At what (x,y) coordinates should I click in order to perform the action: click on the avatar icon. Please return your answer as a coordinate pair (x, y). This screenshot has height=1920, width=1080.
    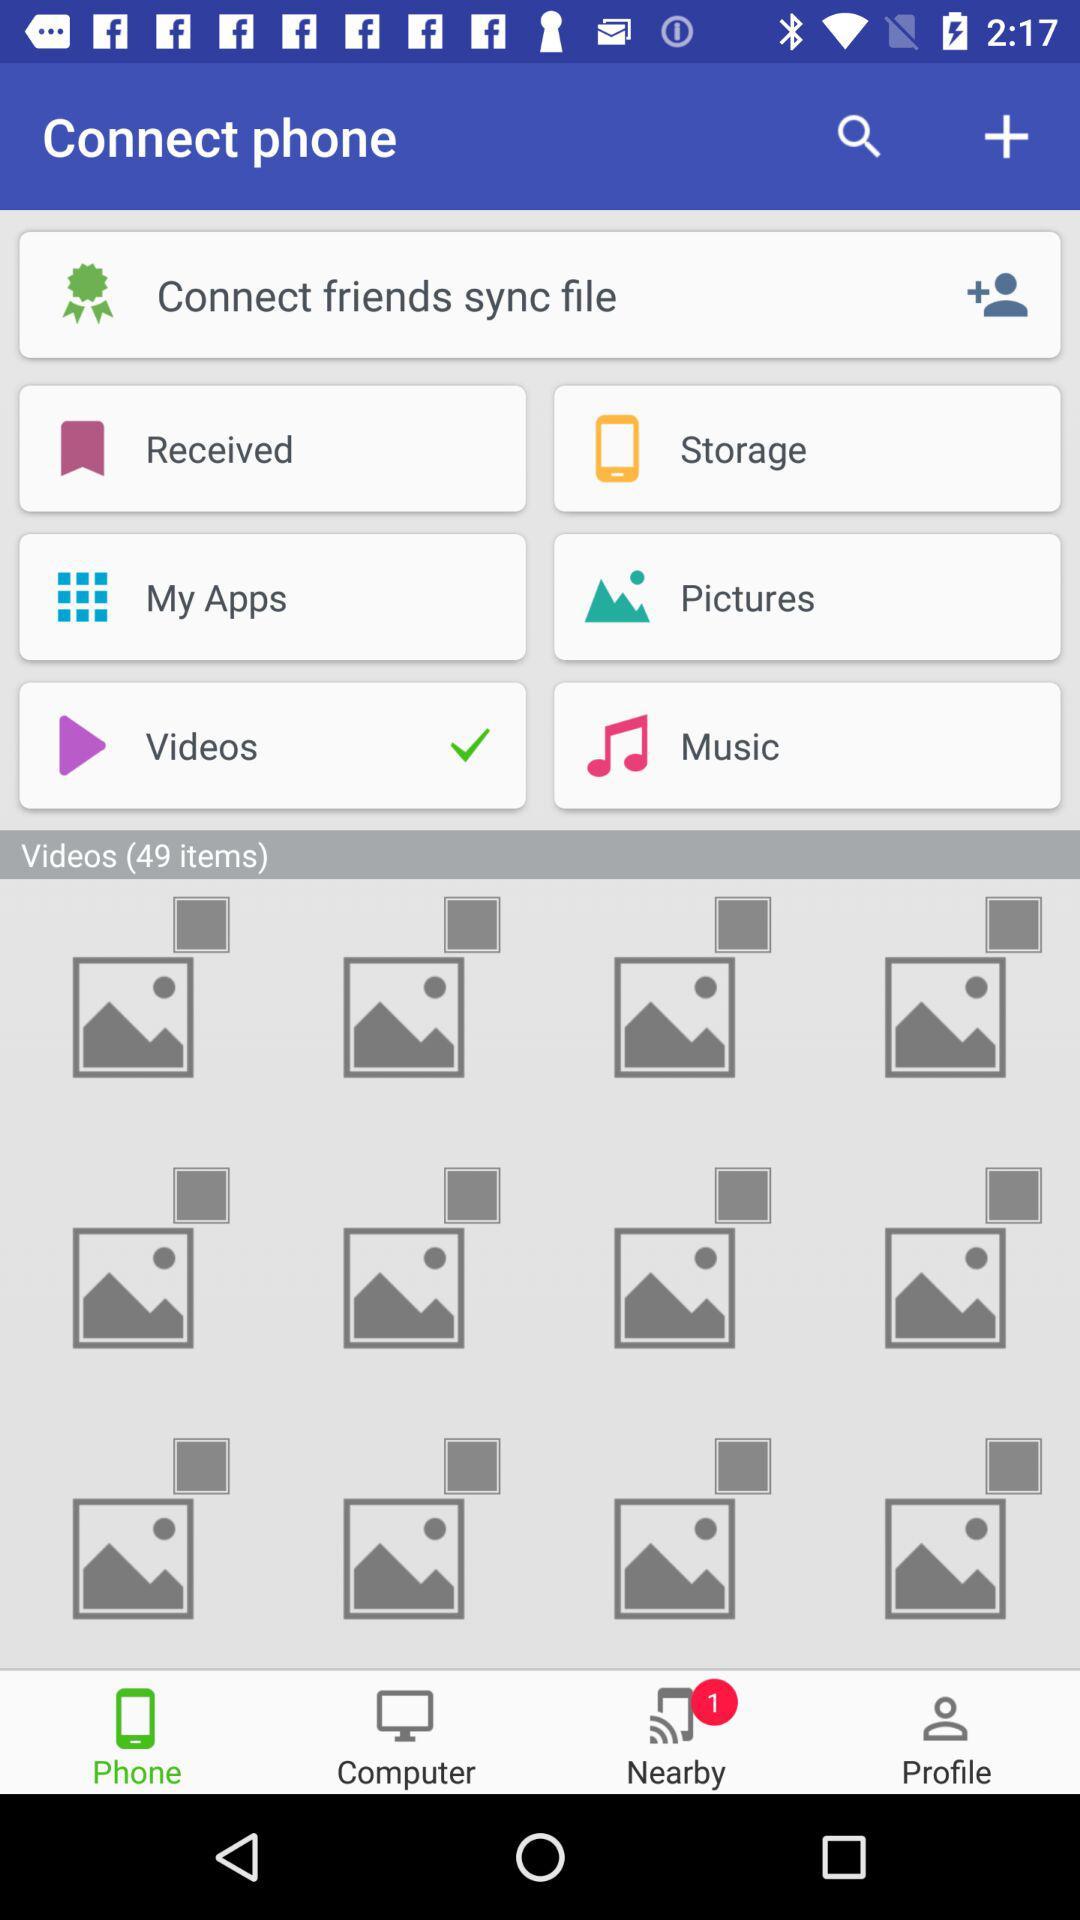
    Looking at the image, I should click on (945, 1730).